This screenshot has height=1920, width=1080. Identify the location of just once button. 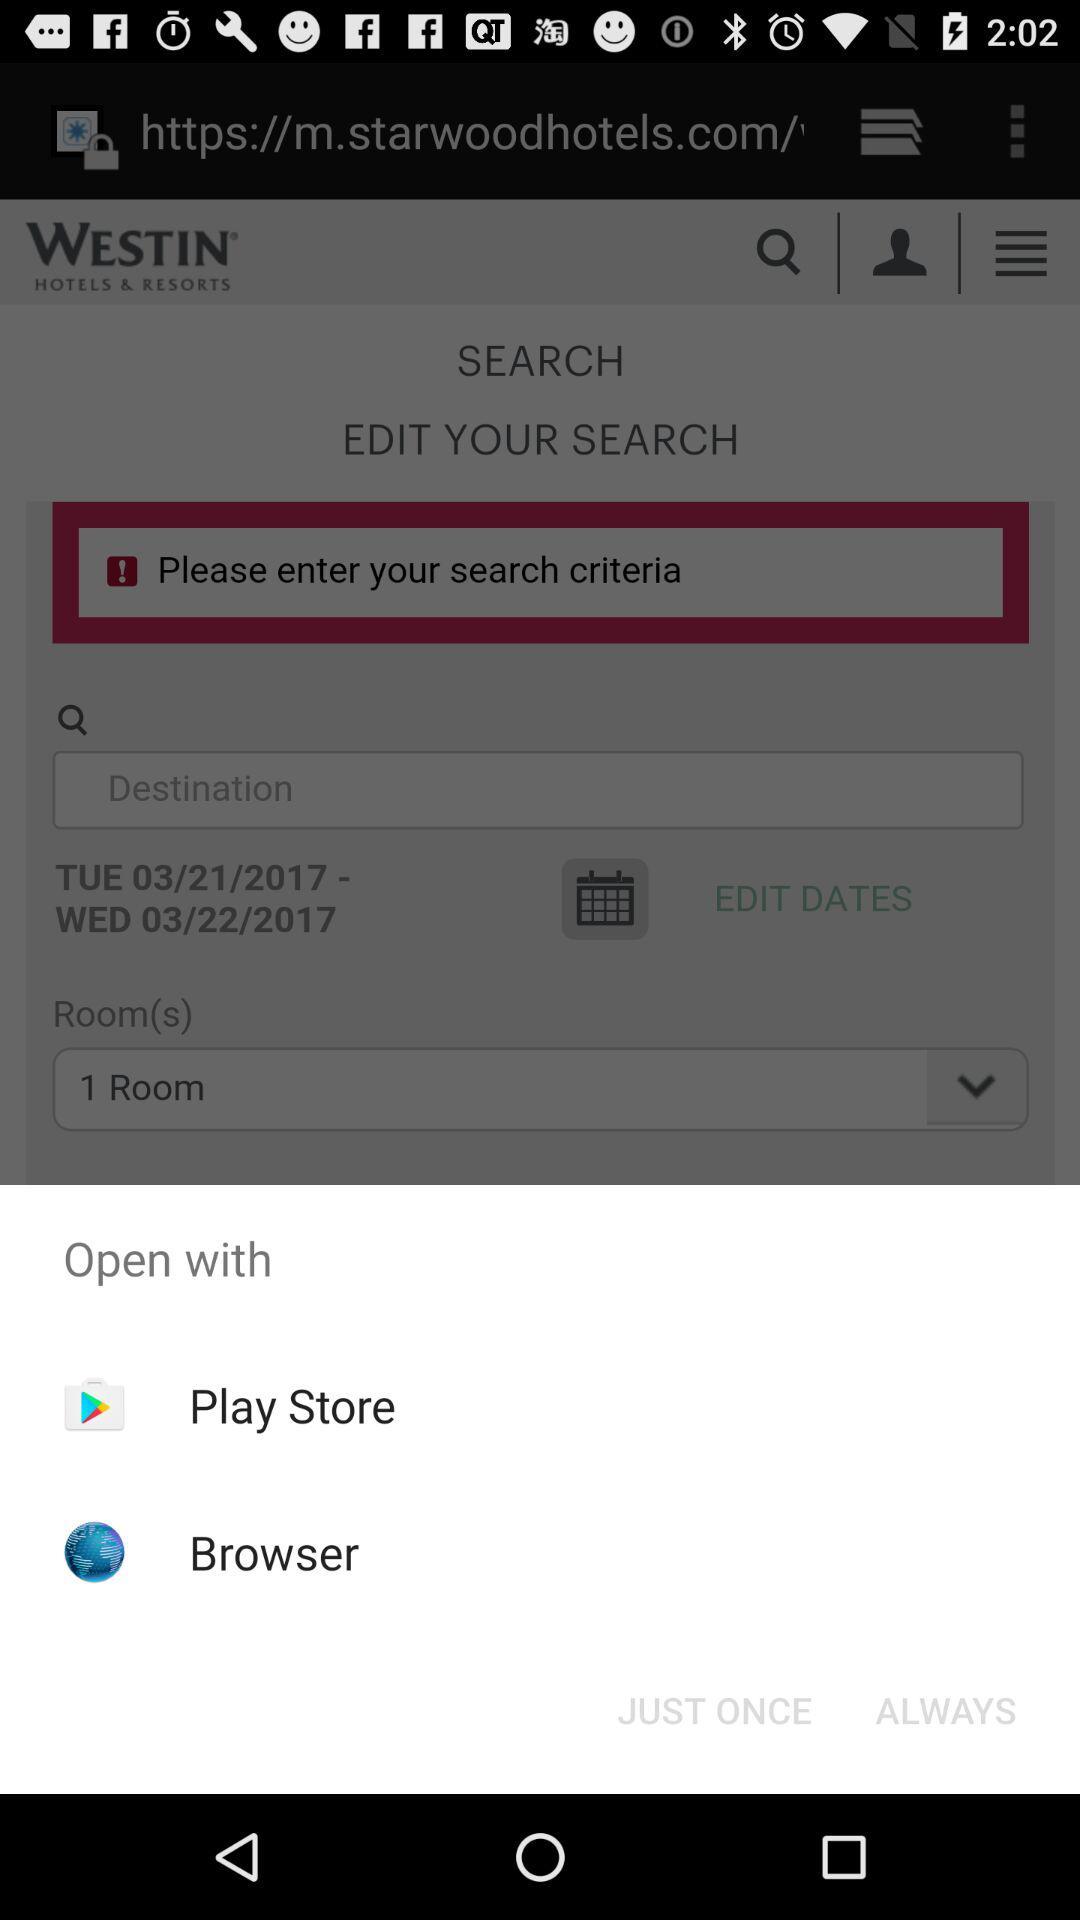
(713, 1708).